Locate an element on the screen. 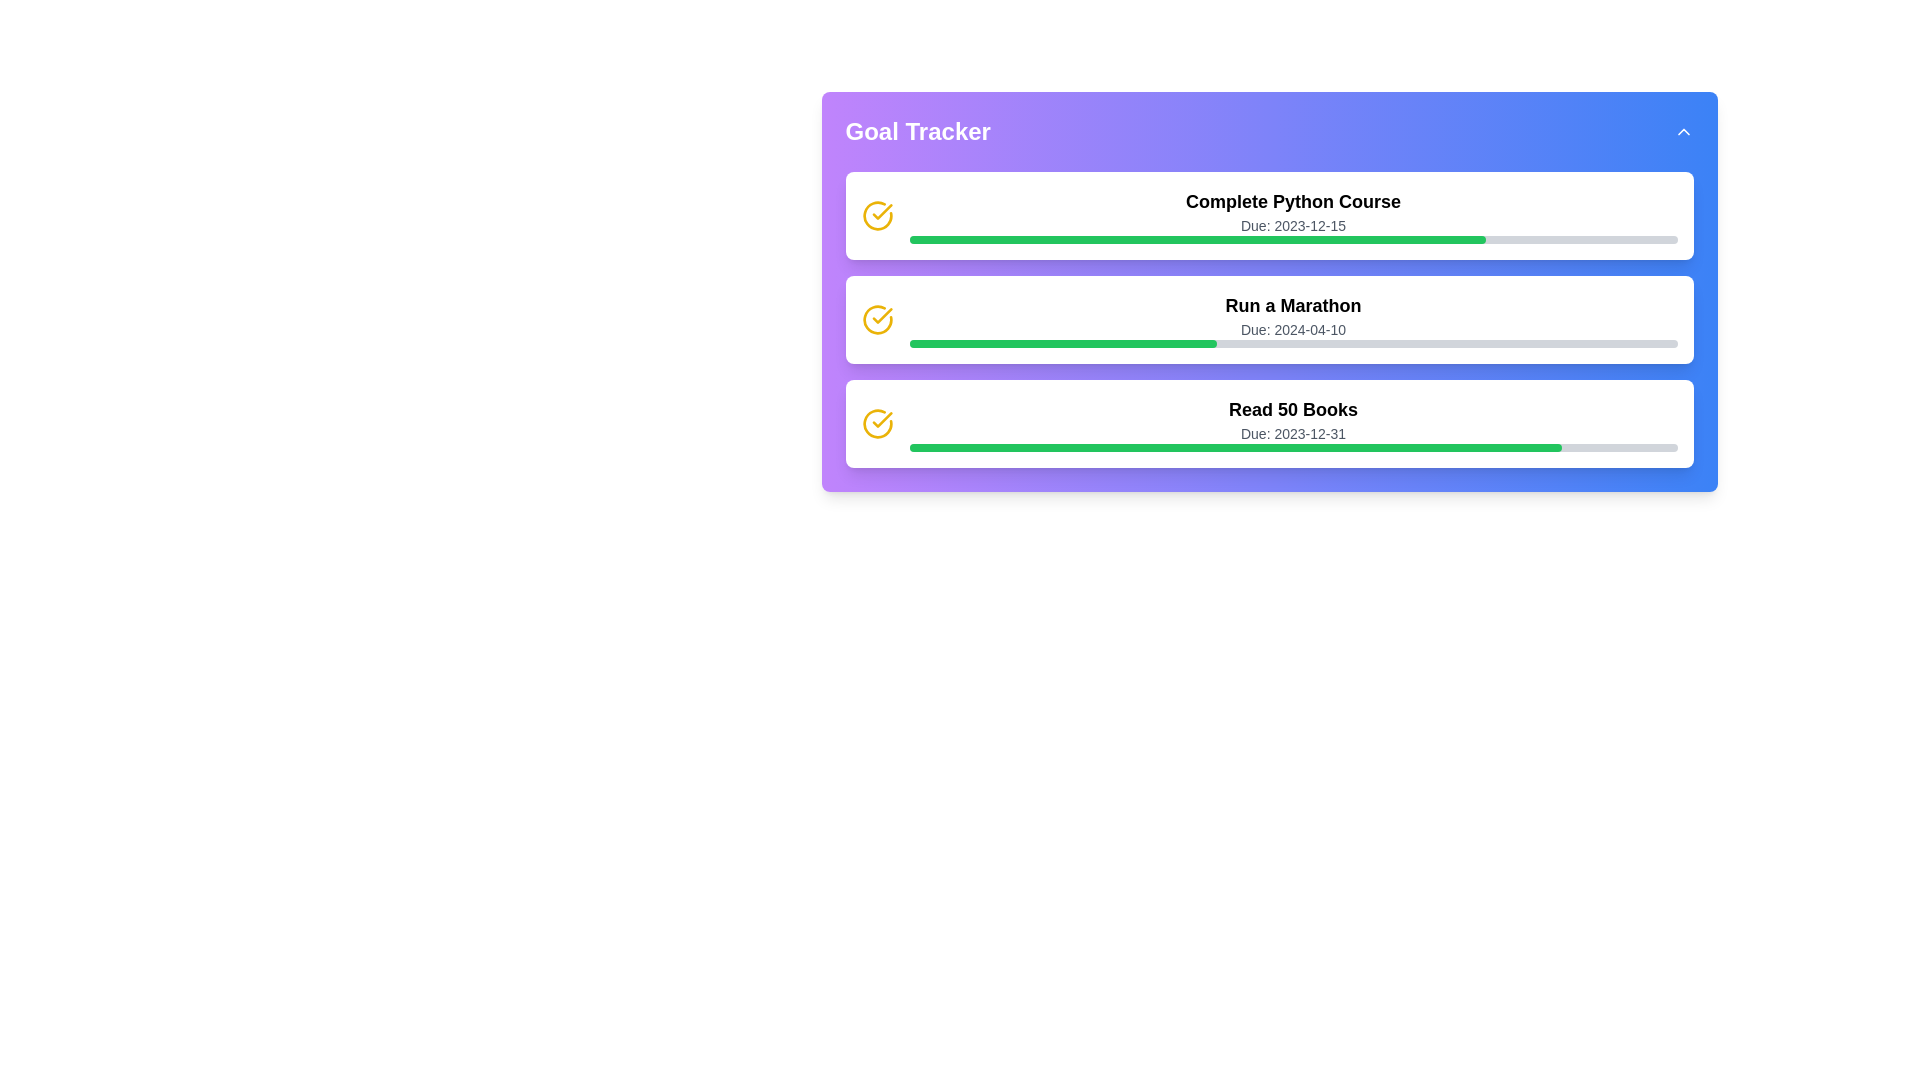 This screenshot has width=1920, height=1080. the completion status icon located at the top-left section of the 'Run a Marathon' card, to the left of the goal title and progress bar is located at coordinates (877, 319).